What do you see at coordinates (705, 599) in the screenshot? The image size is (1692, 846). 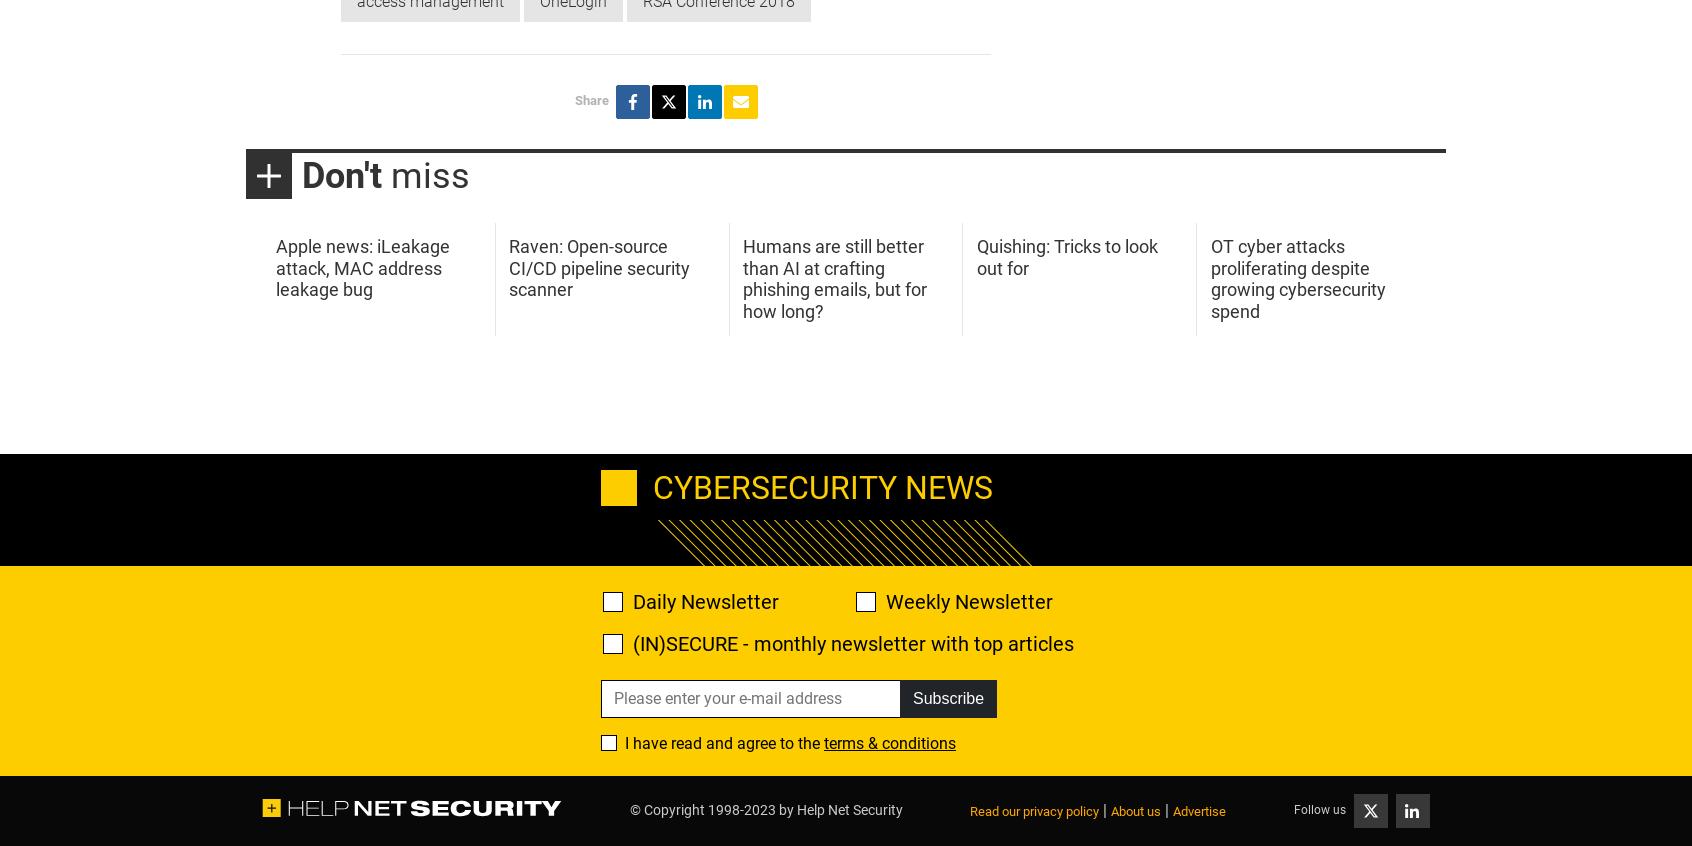 I see `'Daily Newsletter'` at bounding box center [705, 599].